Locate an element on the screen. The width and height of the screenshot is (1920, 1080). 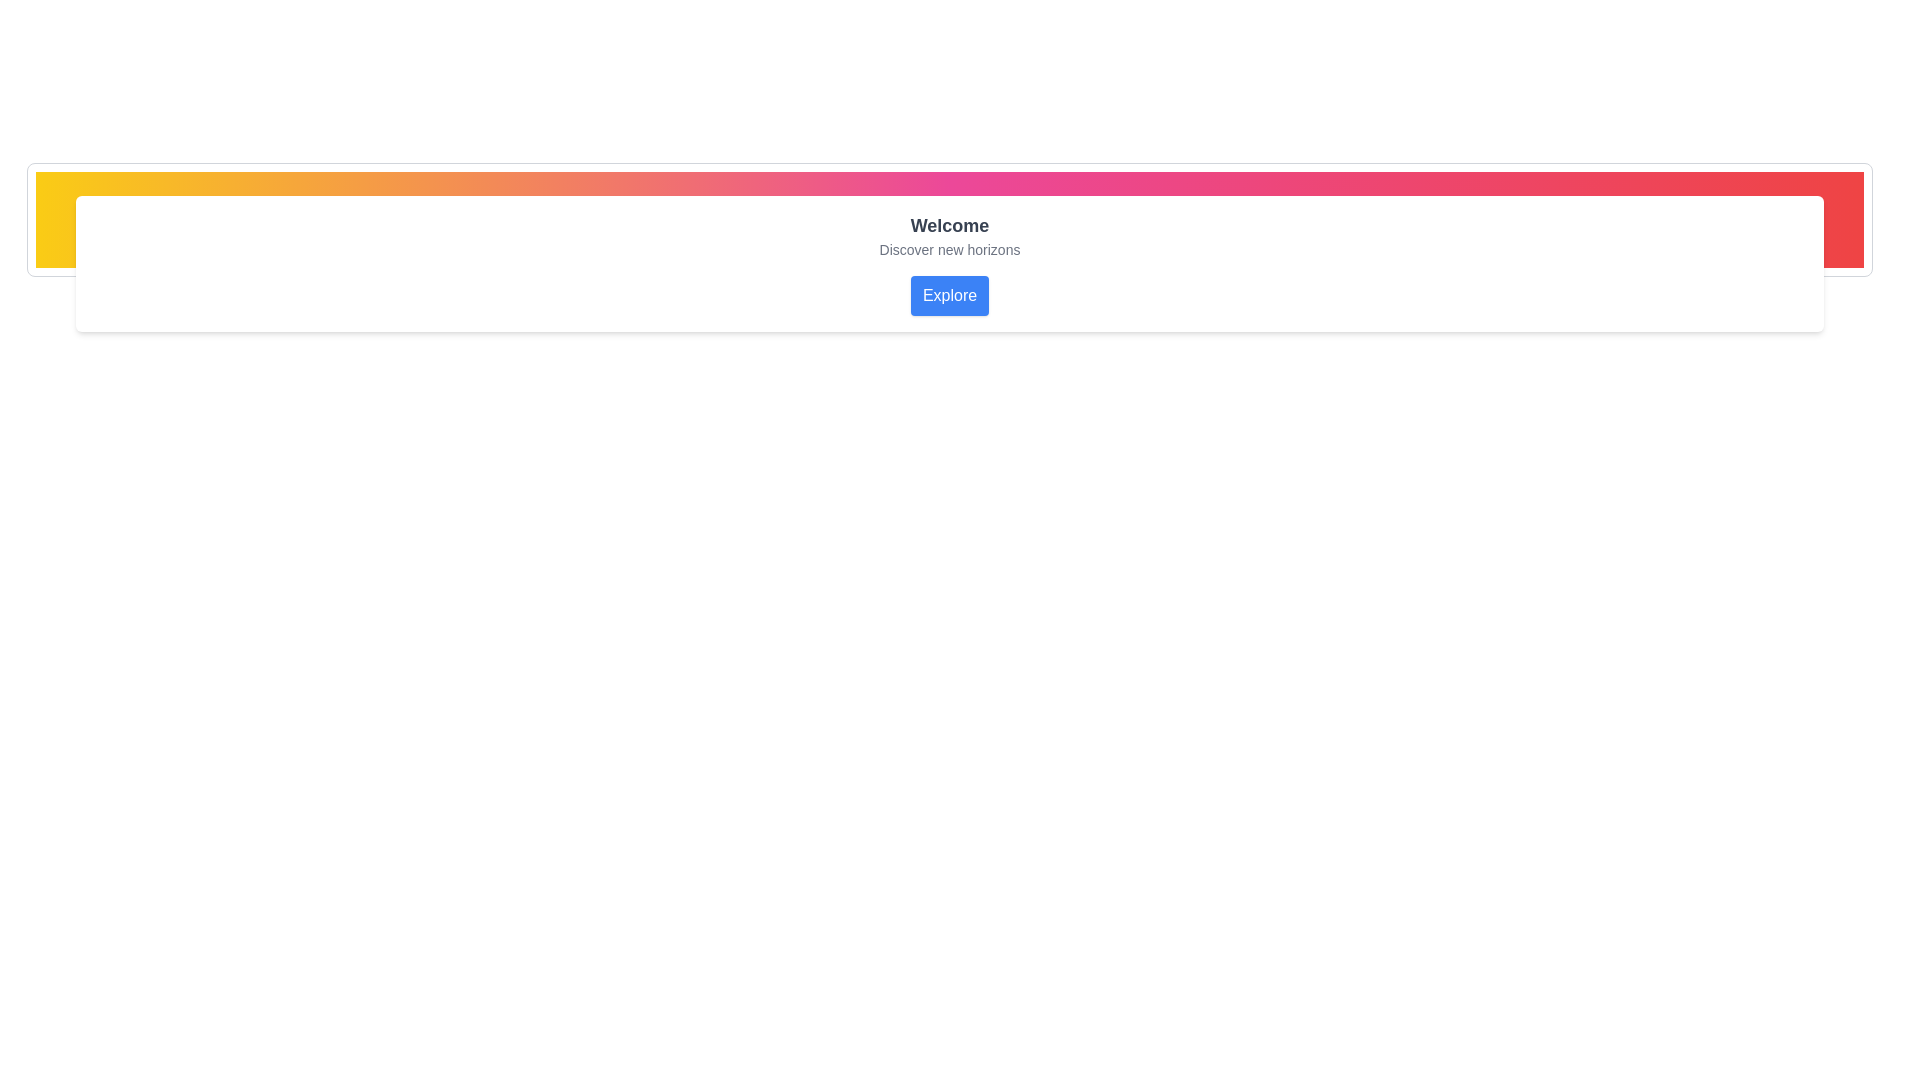
the static text component that provides a descriptive or motivational subtitle, located centrally beneath the 'Welcome' header and above the 'Explore' button is located at coordinates (949, 249).